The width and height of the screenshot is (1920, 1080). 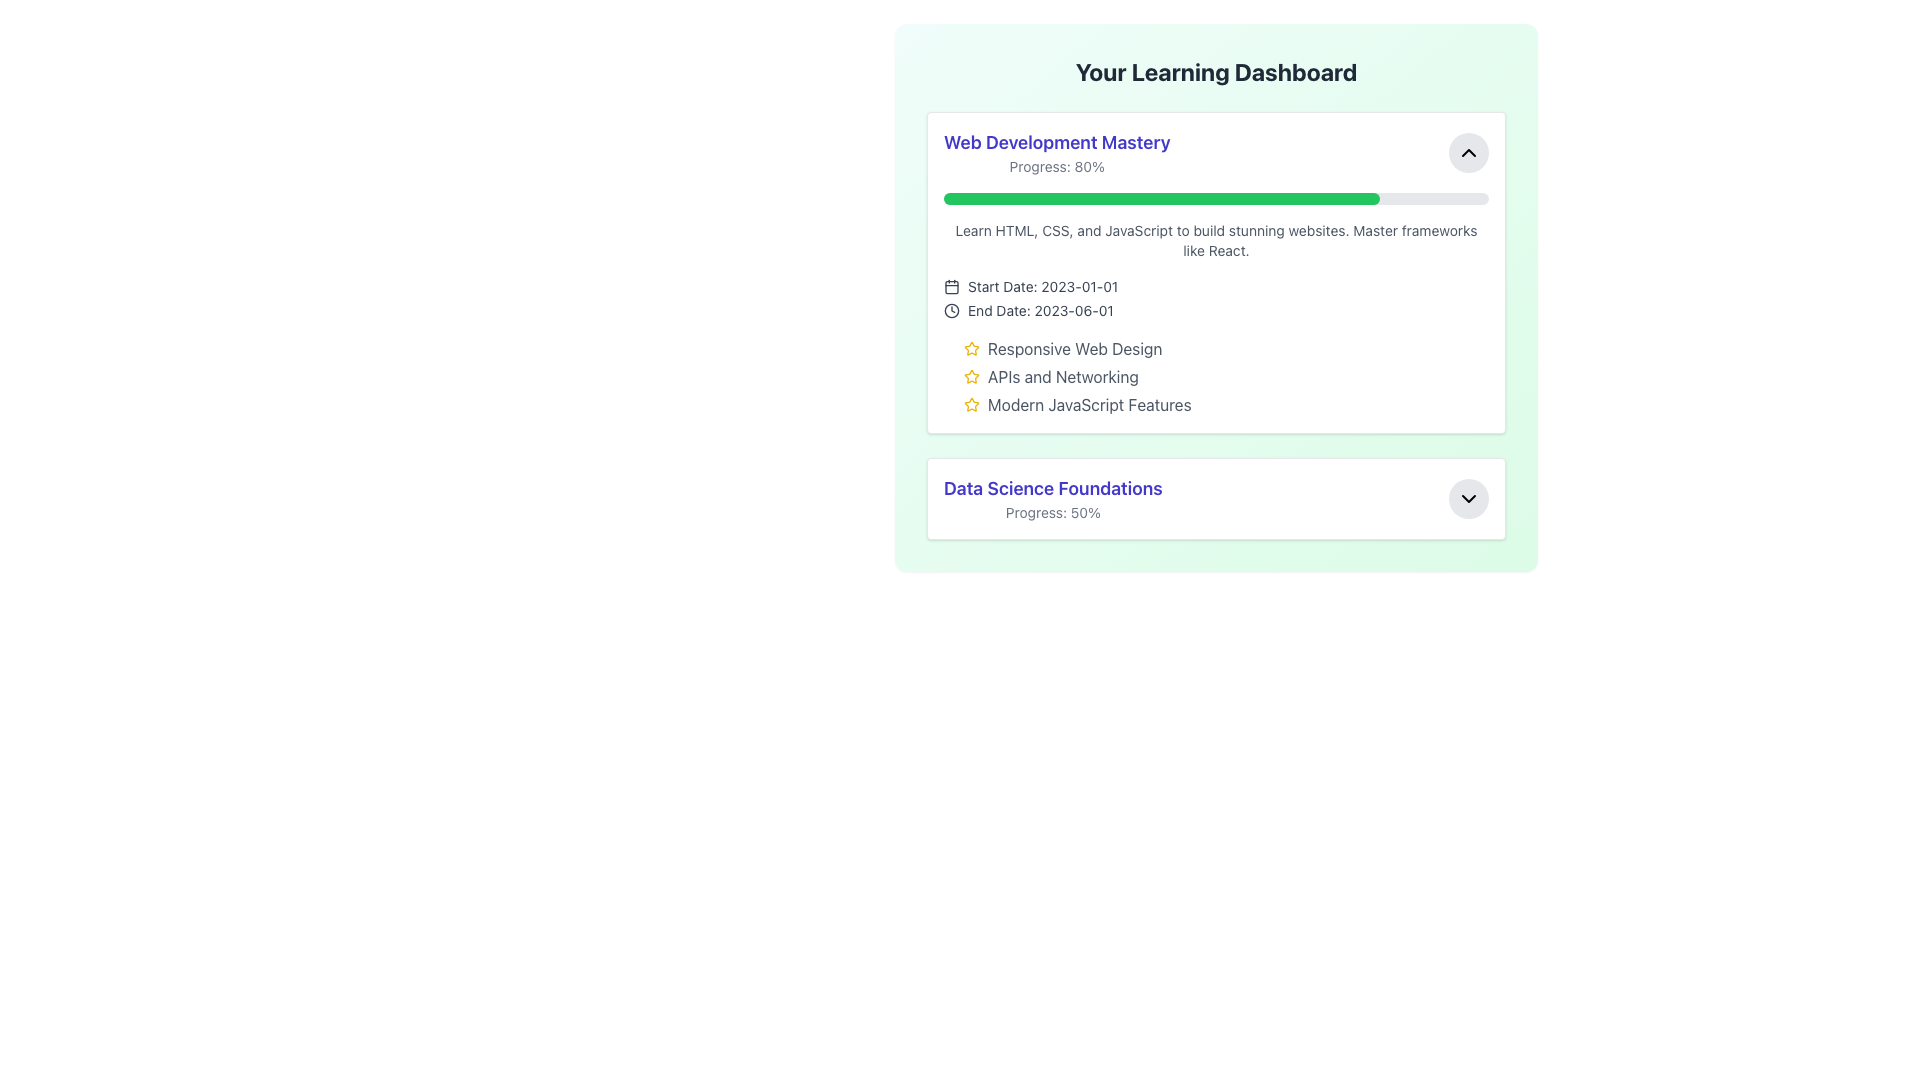 I want to click on the Text Label displaying the start date of the course in the 'Web Development Mastery' card, located near the top center of the card content, so click(x=1042, y=286).